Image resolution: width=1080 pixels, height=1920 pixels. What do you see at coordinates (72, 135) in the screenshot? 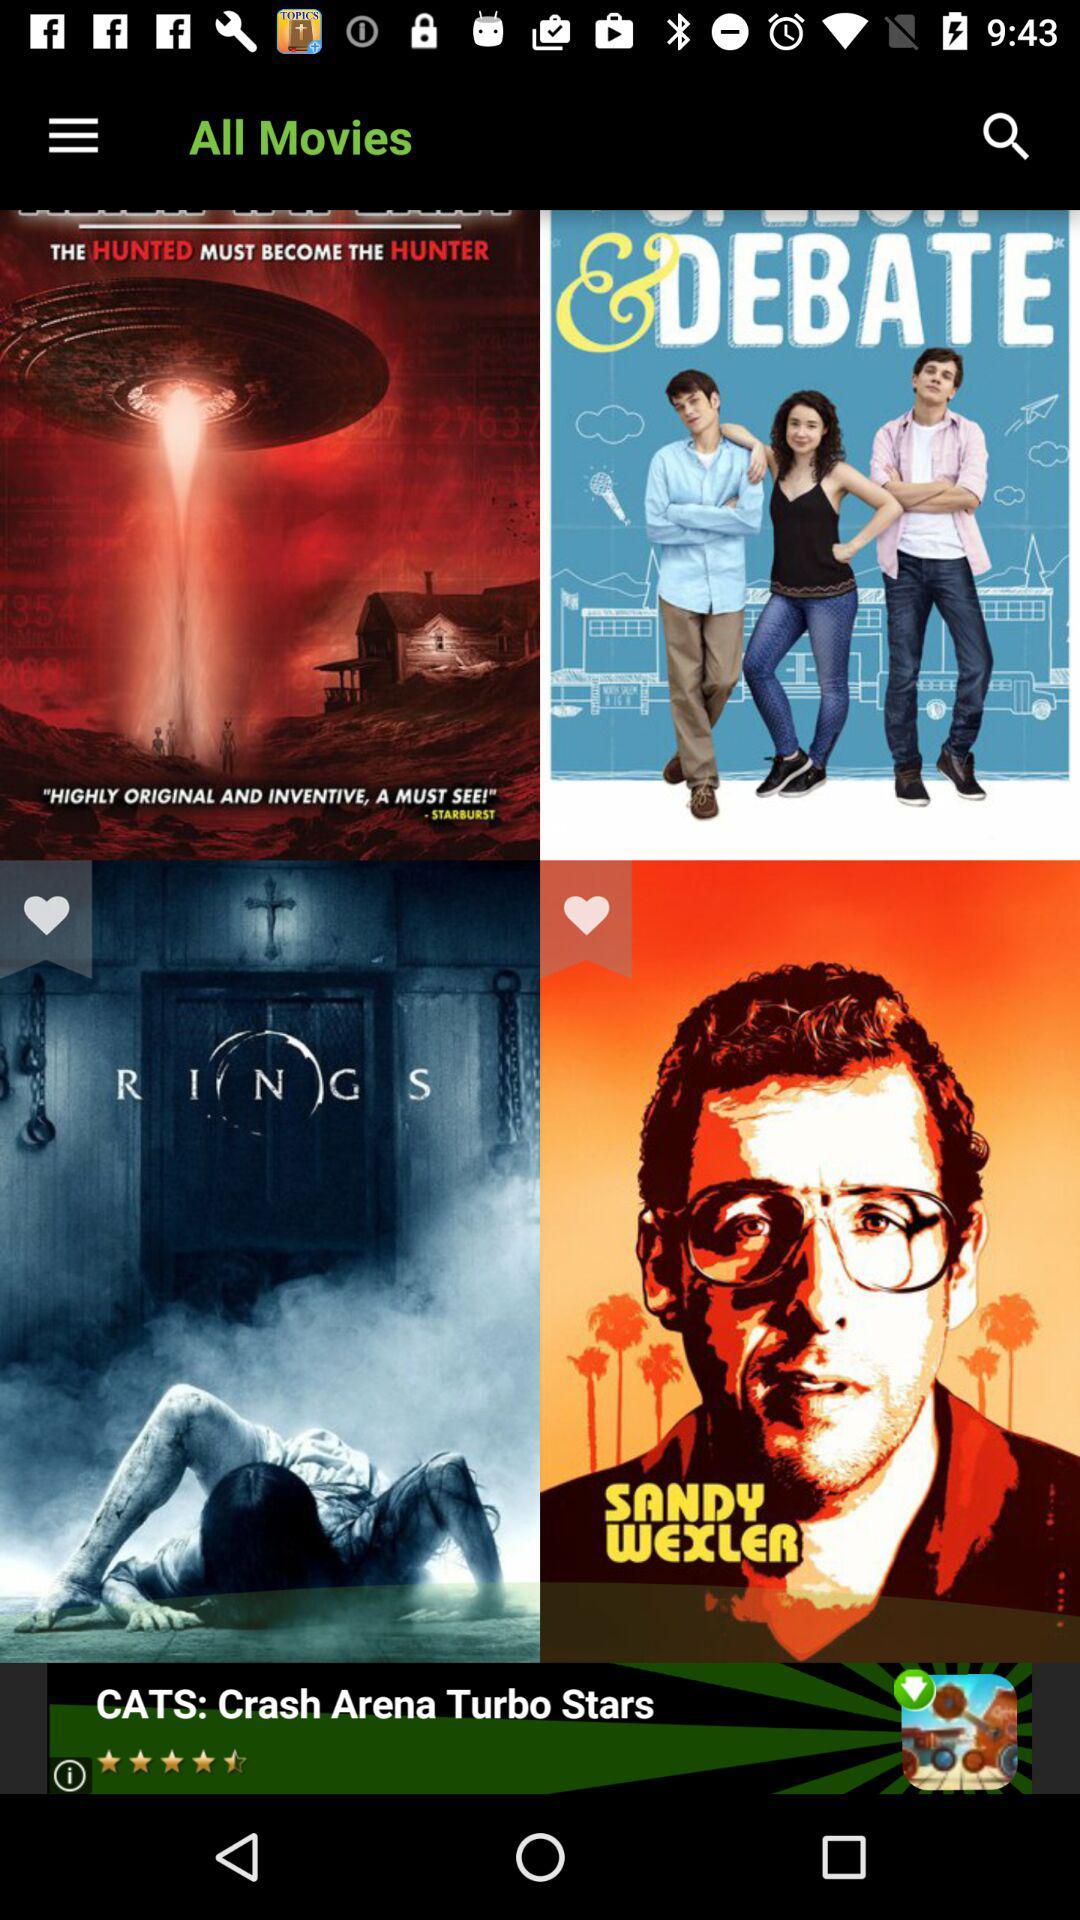
I see `the icon next to the all movies item` at bounding box center [72, 135].